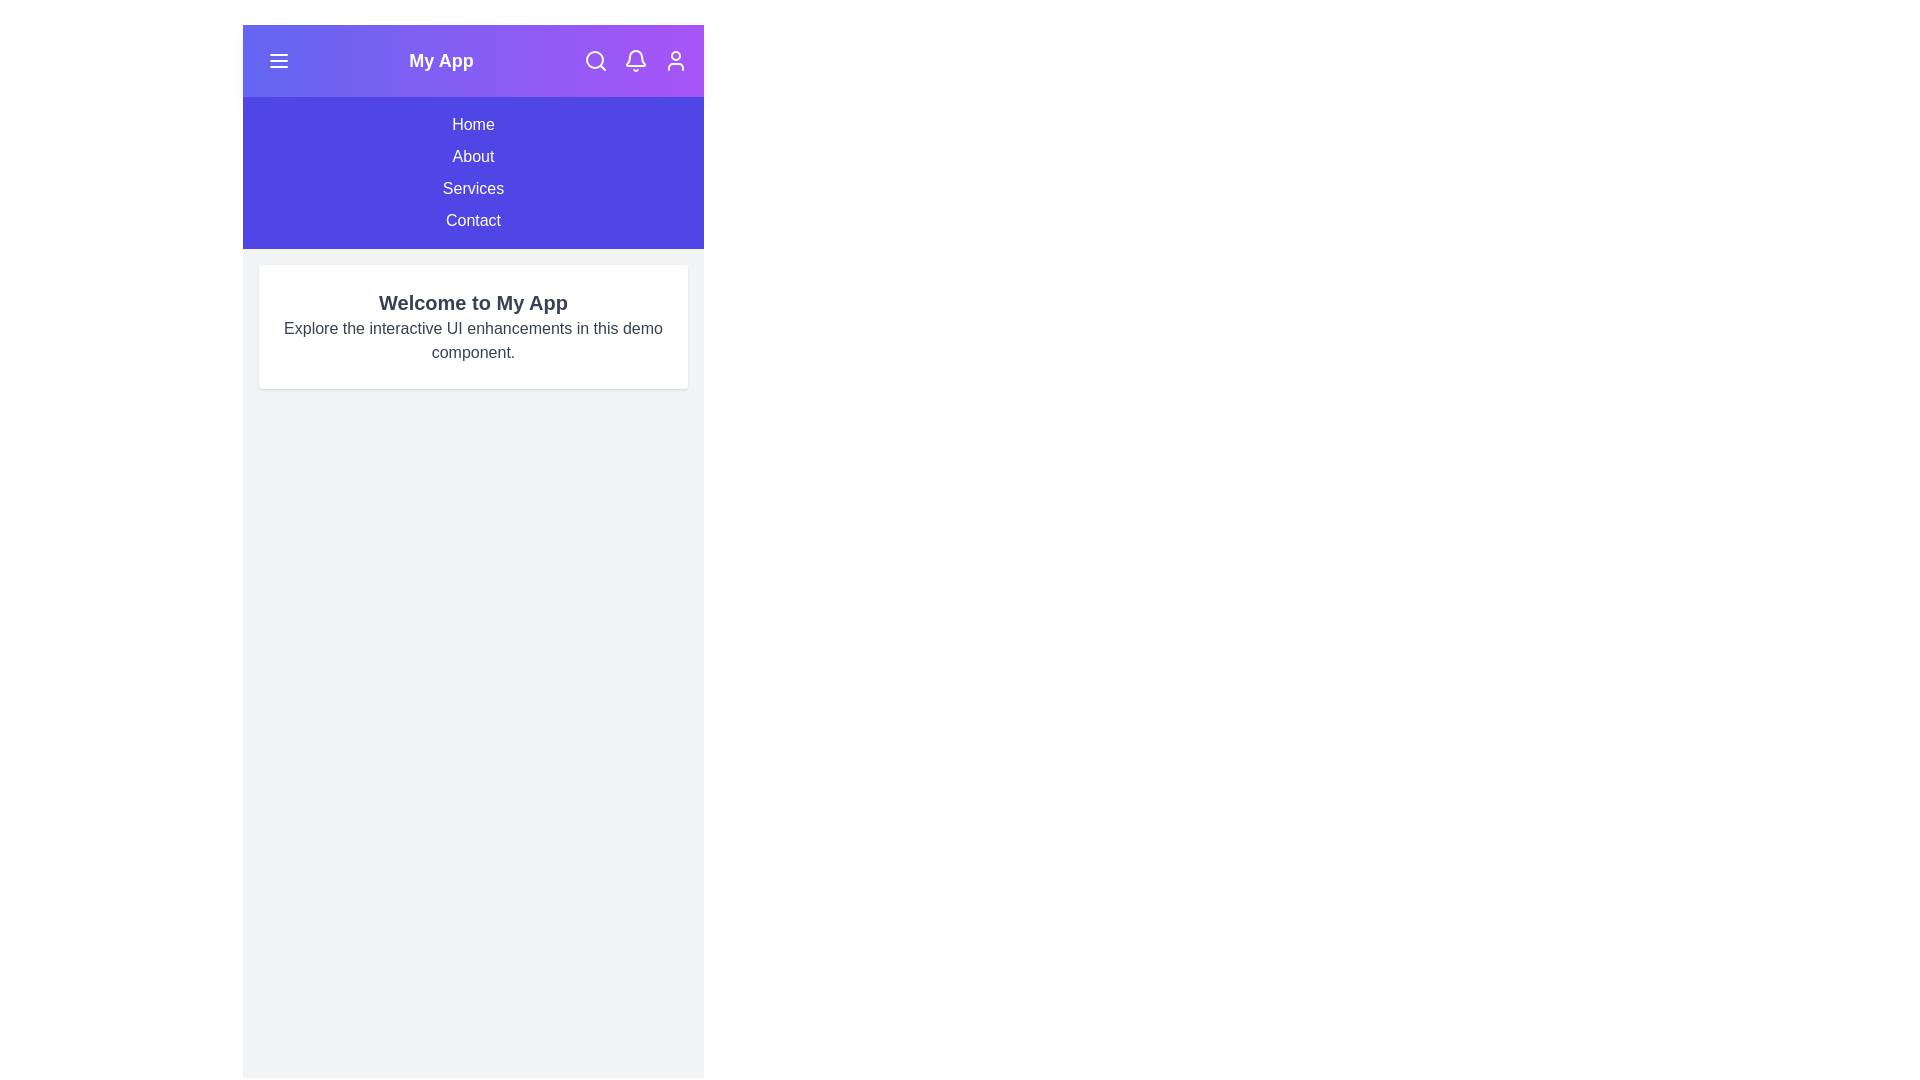 Image resolution: width=1920 pixels, height=1080 pixels. Describe the element at coordinates (472, 189) in the screenshot. I see `the menu item Services from the navigation menu` at that location.